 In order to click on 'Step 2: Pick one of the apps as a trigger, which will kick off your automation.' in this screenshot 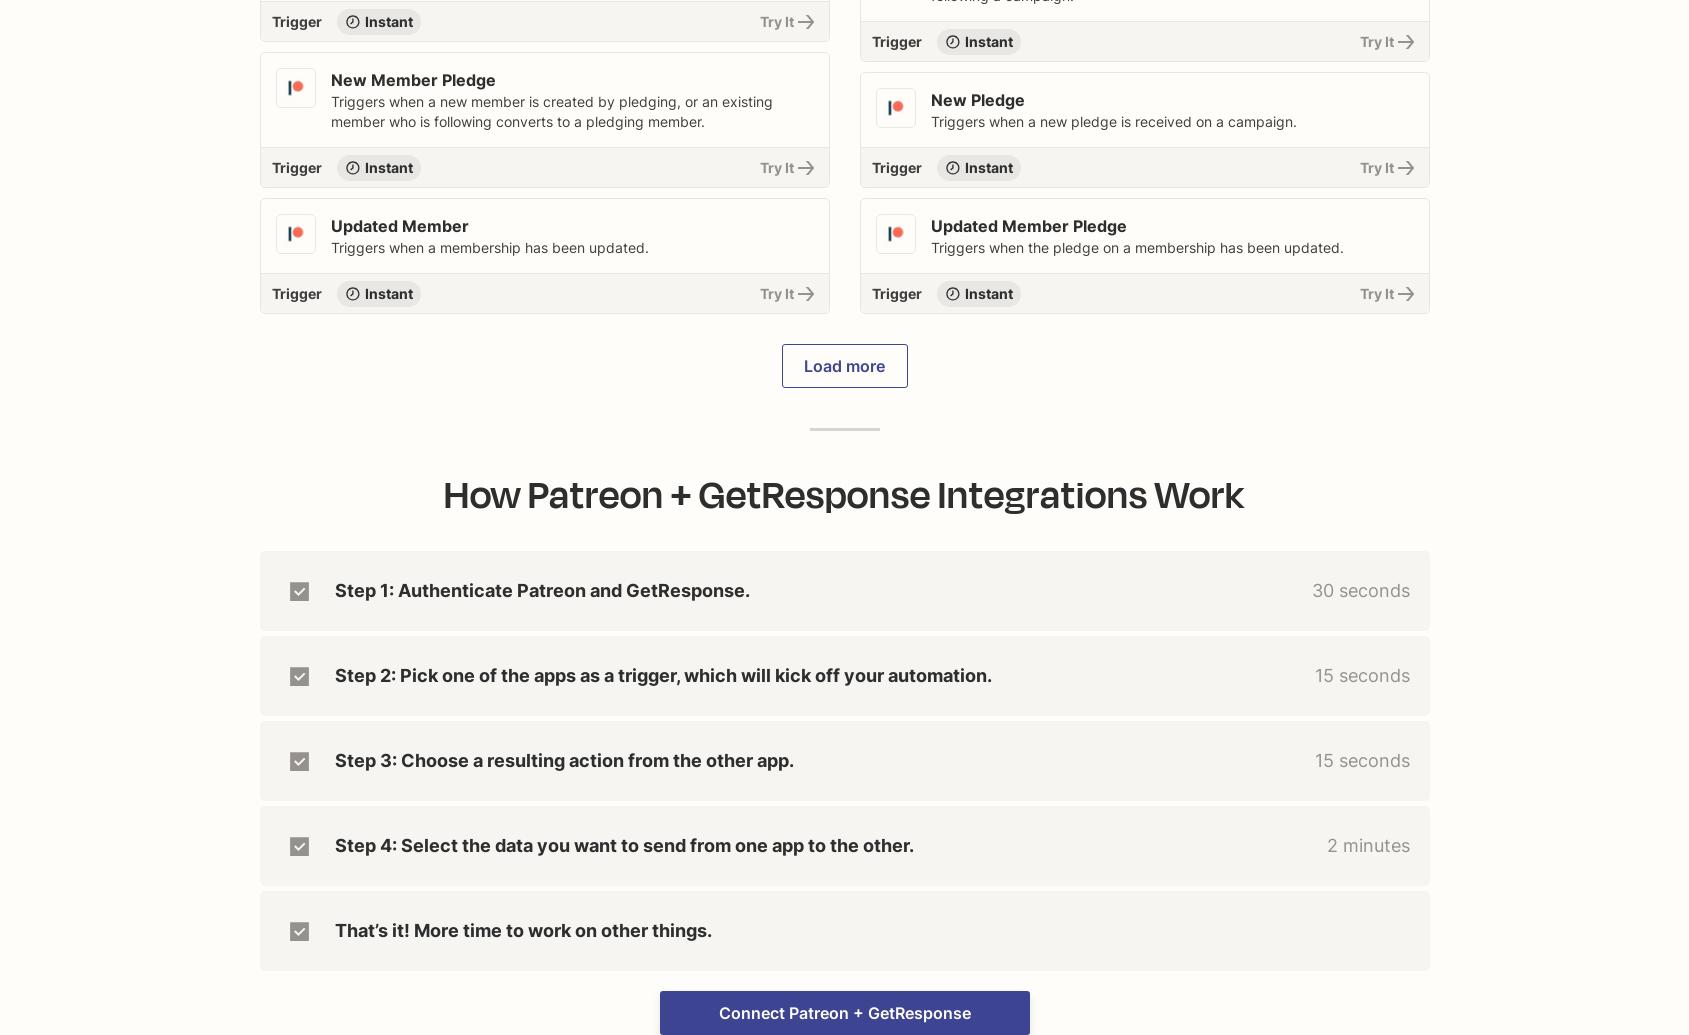, I will do `click(662, 674)`.